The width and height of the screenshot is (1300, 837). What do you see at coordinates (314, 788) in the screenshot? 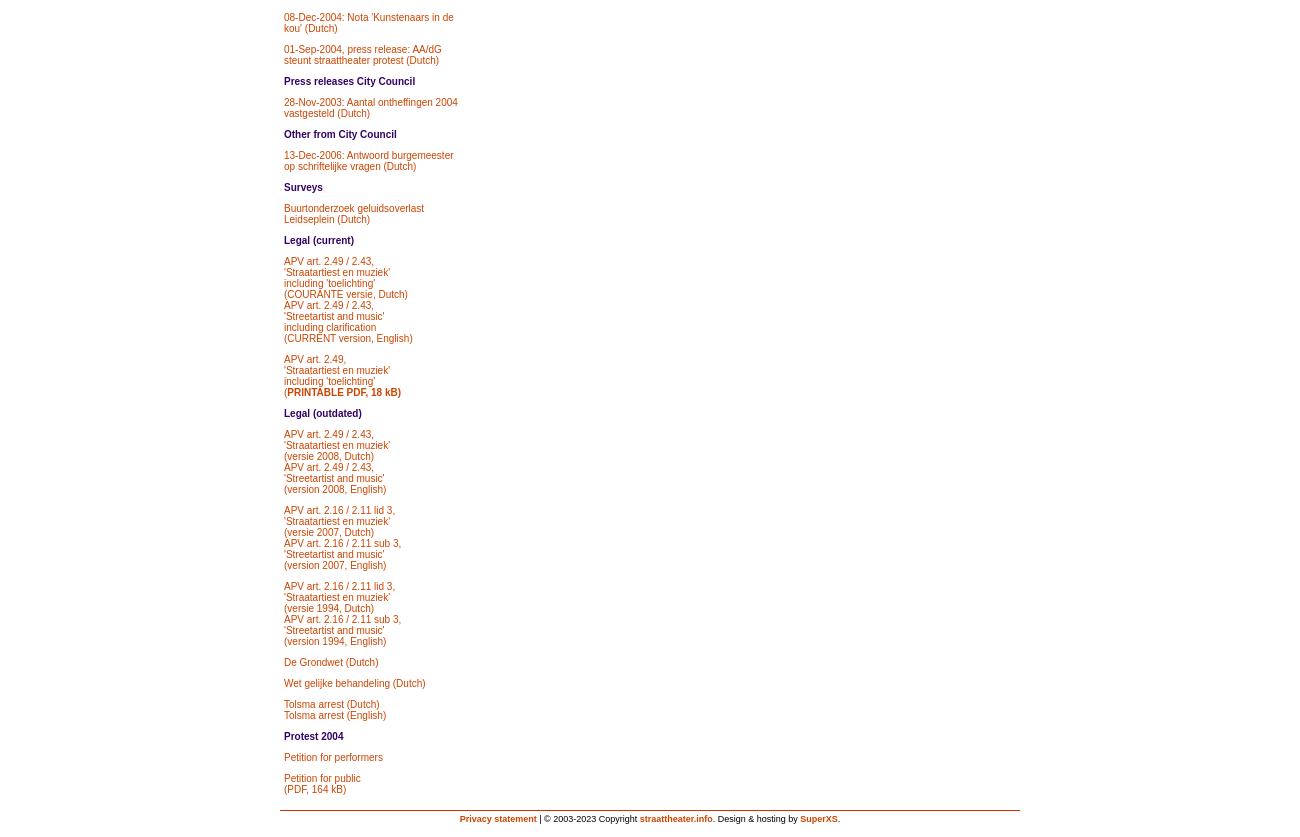
I see `'(PDF, 164 kB)'` at bounding box center [314, 788].